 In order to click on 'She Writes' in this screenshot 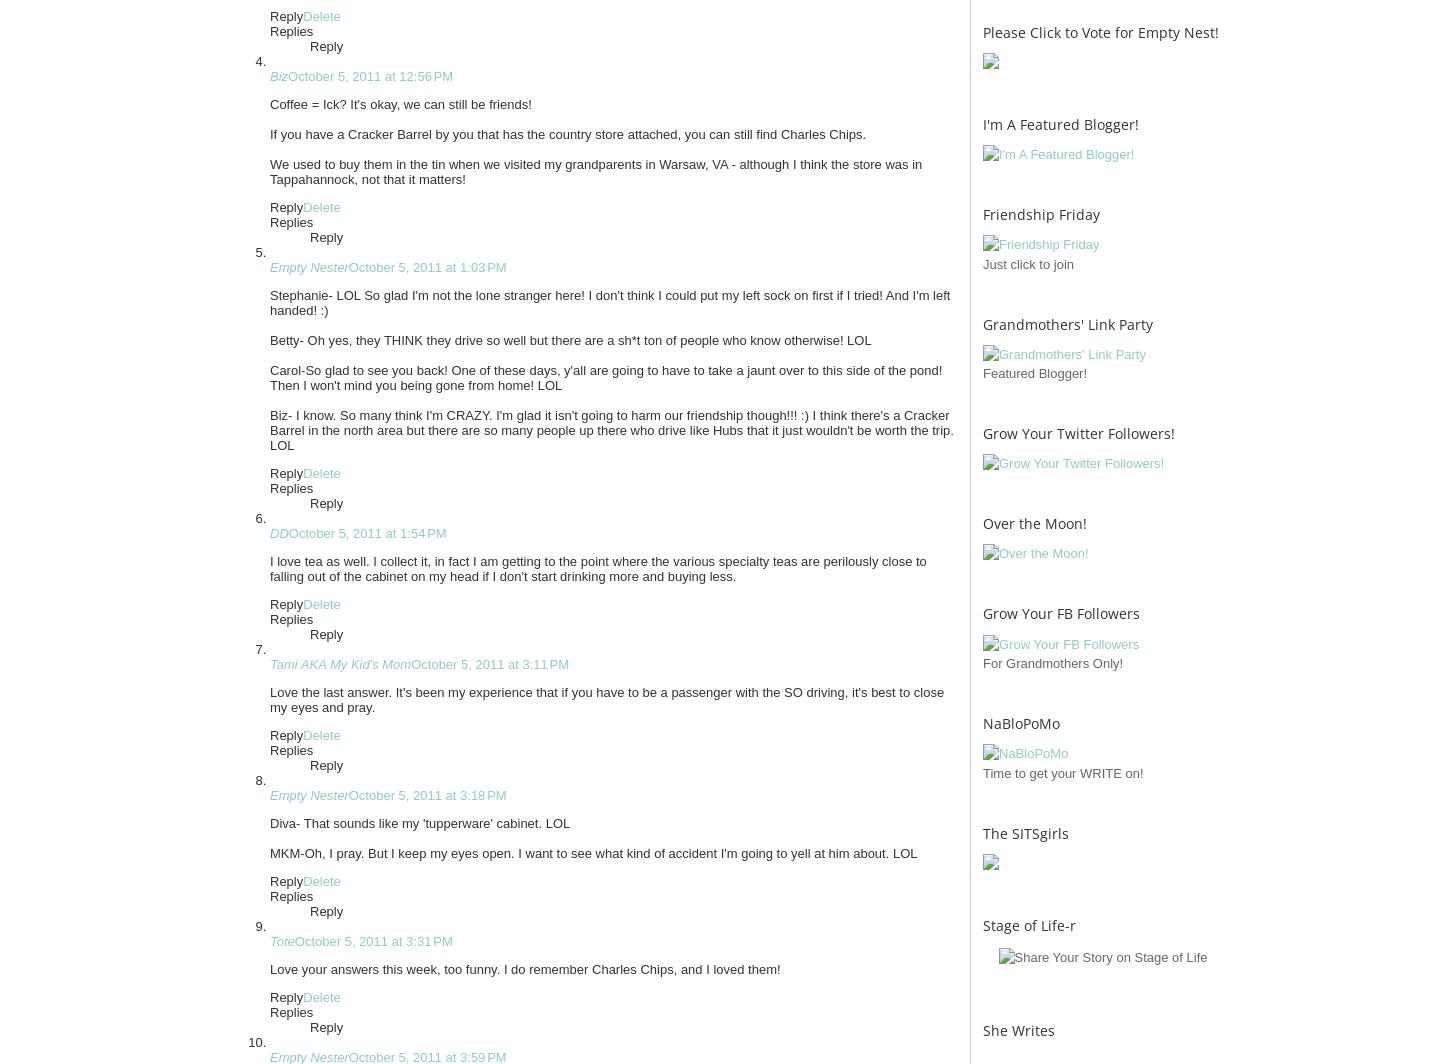, I will do `click(1019, 1030)`.